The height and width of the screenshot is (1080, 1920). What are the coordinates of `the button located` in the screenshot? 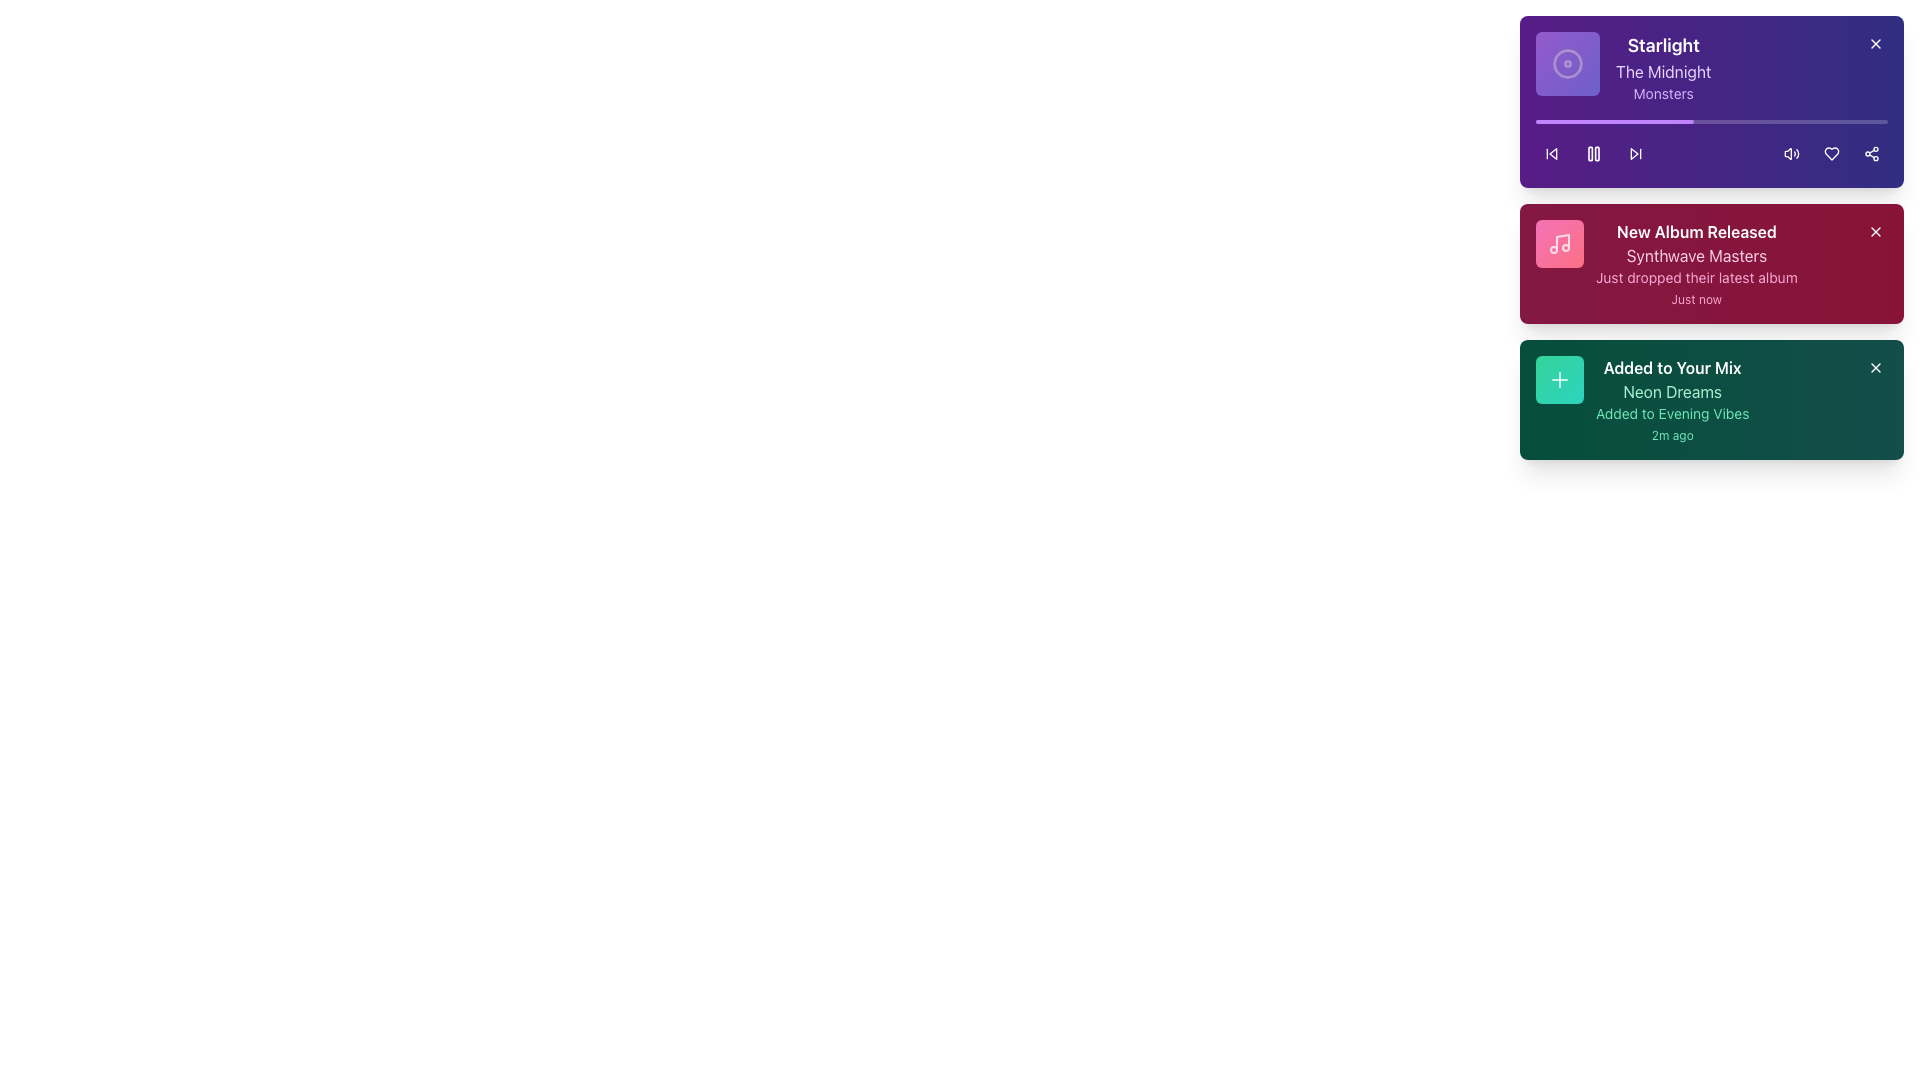 It's located at (1875, 367).